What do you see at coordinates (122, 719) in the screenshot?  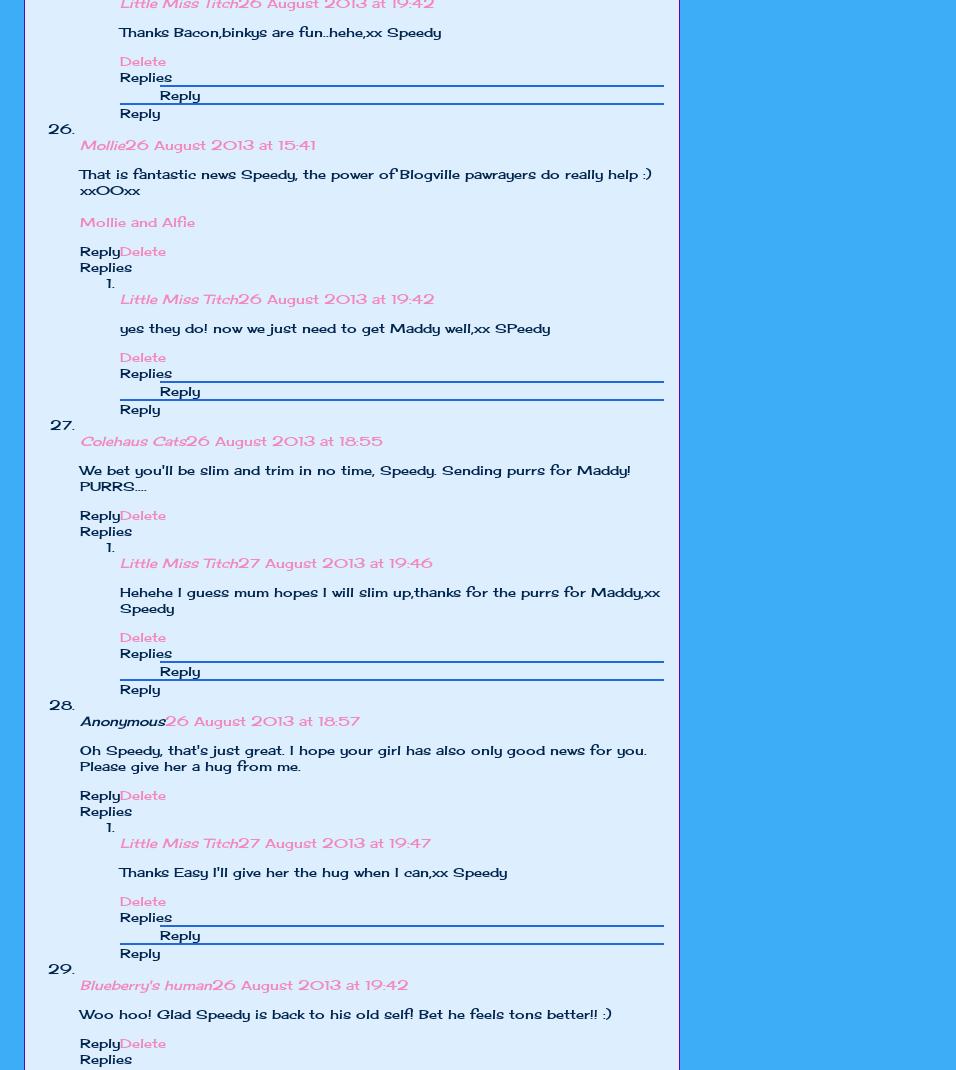 I see `'Anonymous'` at bounding box center [122, 719].